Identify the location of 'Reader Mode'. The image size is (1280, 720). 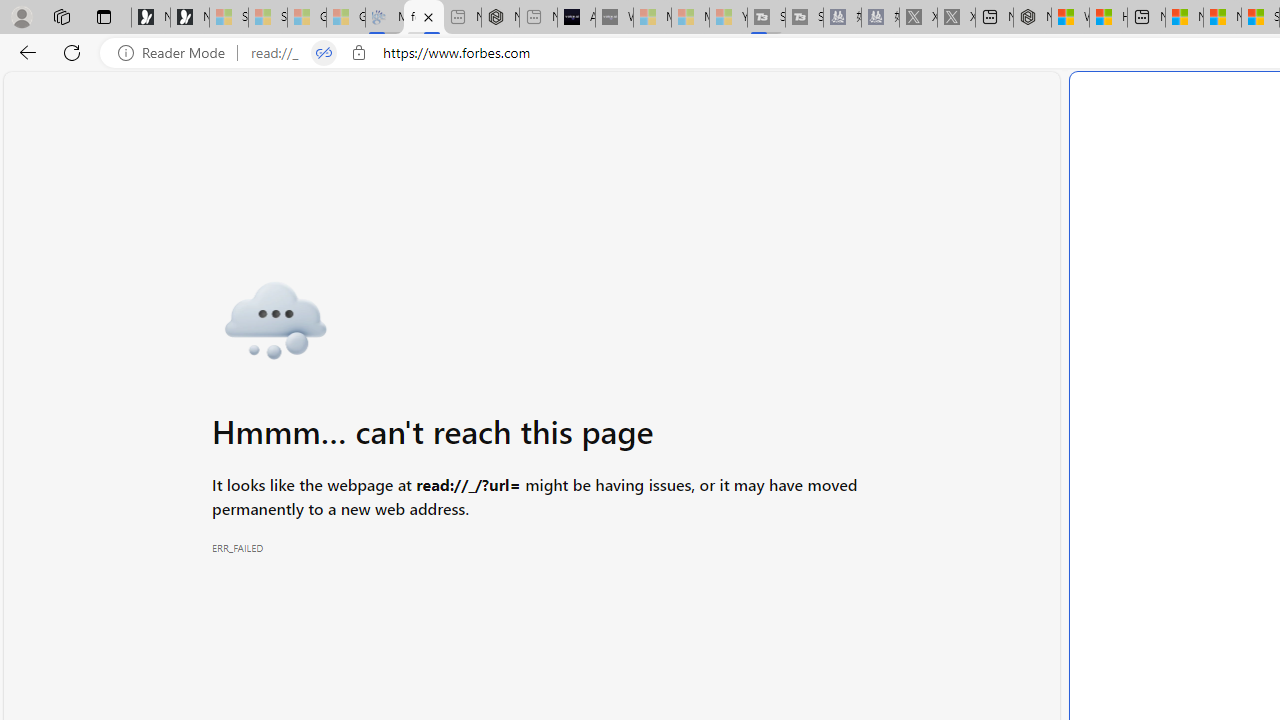
(177, 52).